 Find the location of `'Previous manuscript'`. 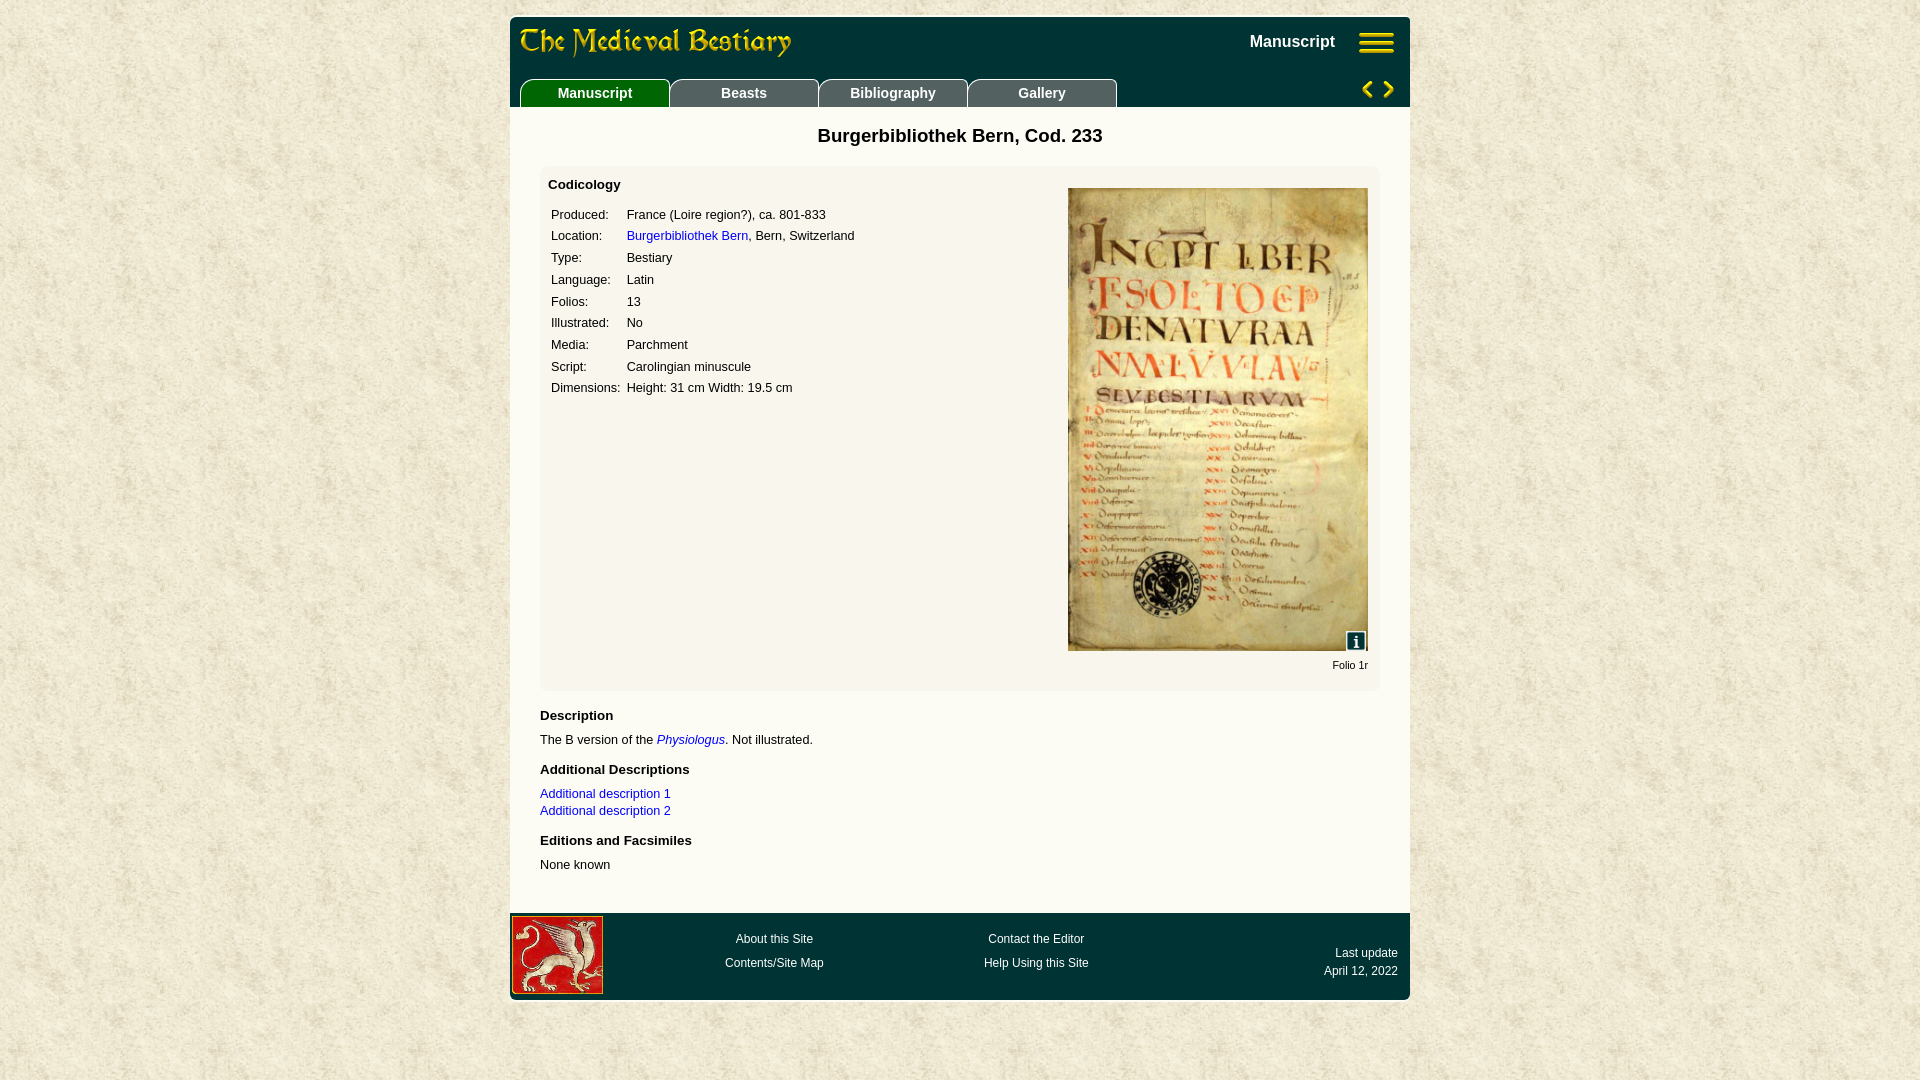

'Previous manuscript' is located at coordinates (1368, 92).